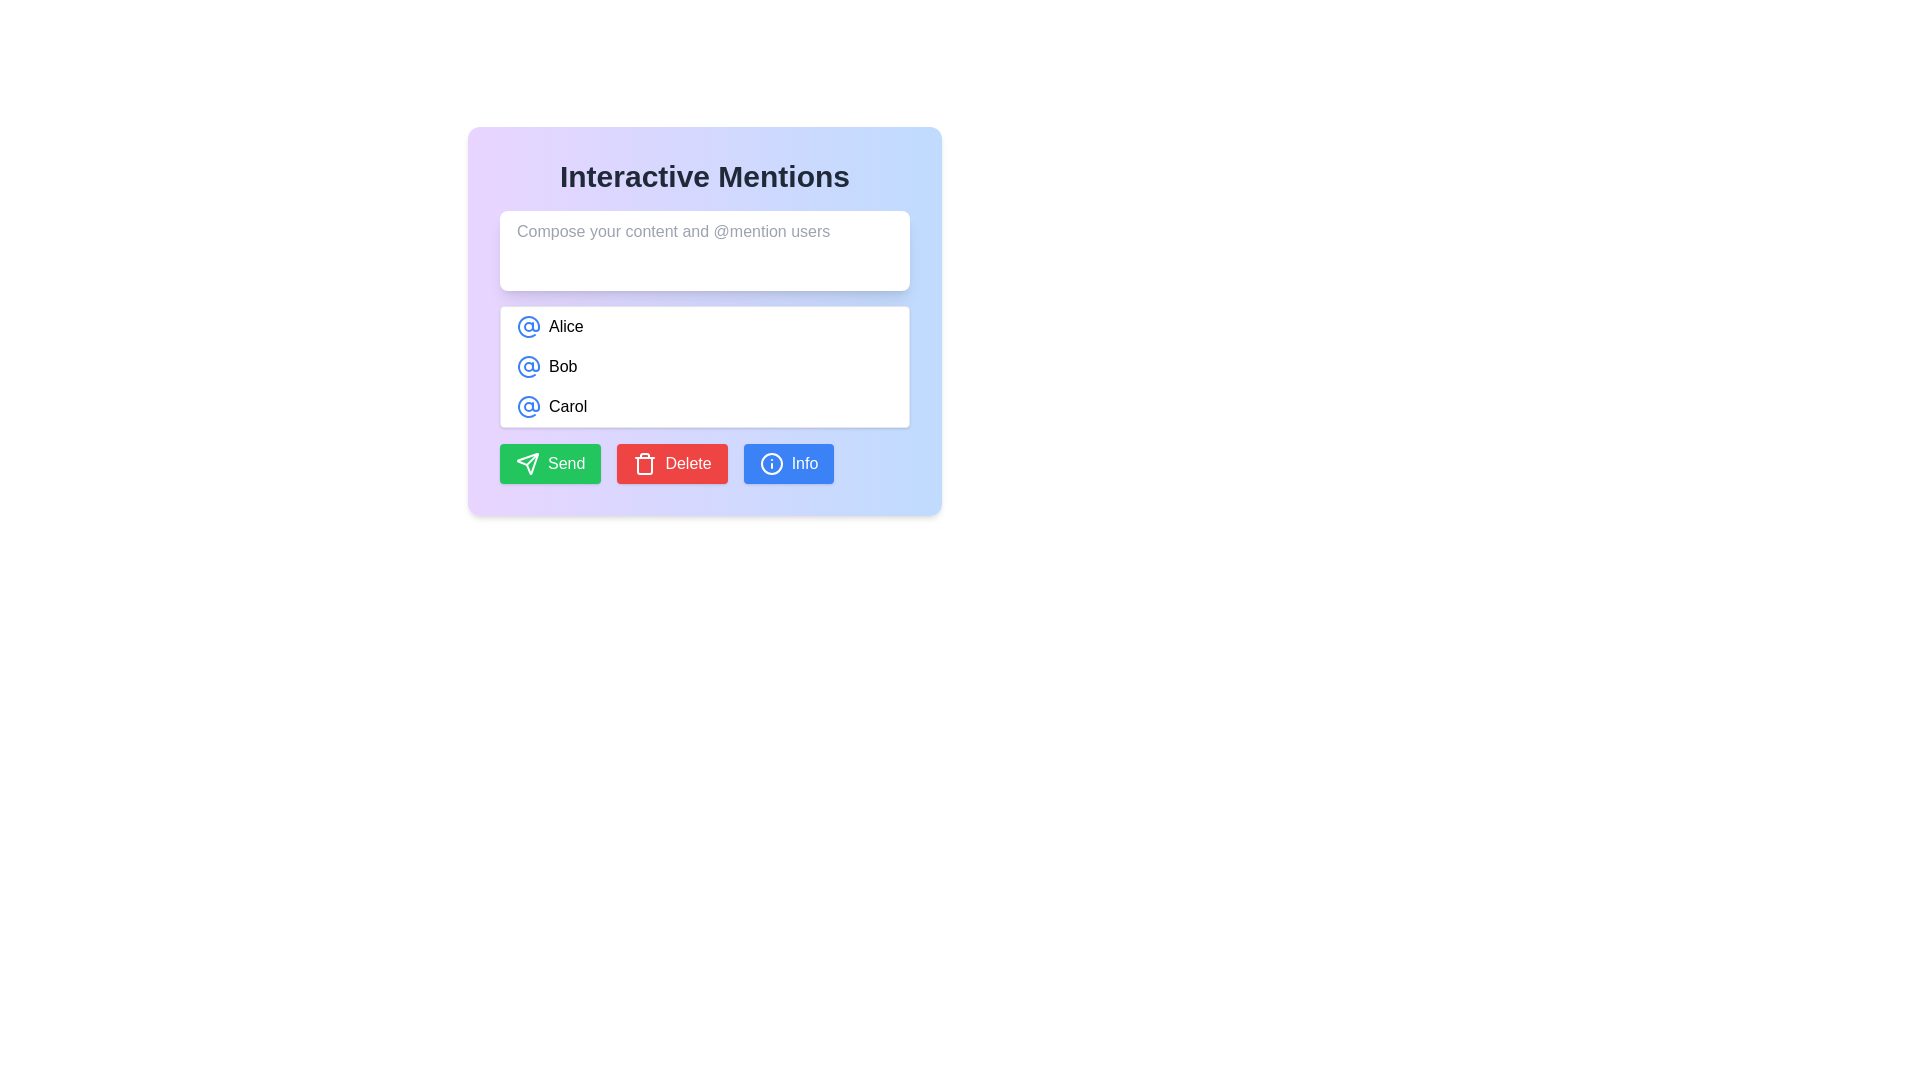 The image size is (1920, 1080). Describe the element at coordinates (550, 463) in the screenshot. I see `the green button labeled 'Send' with a paper plane icon` at that location.